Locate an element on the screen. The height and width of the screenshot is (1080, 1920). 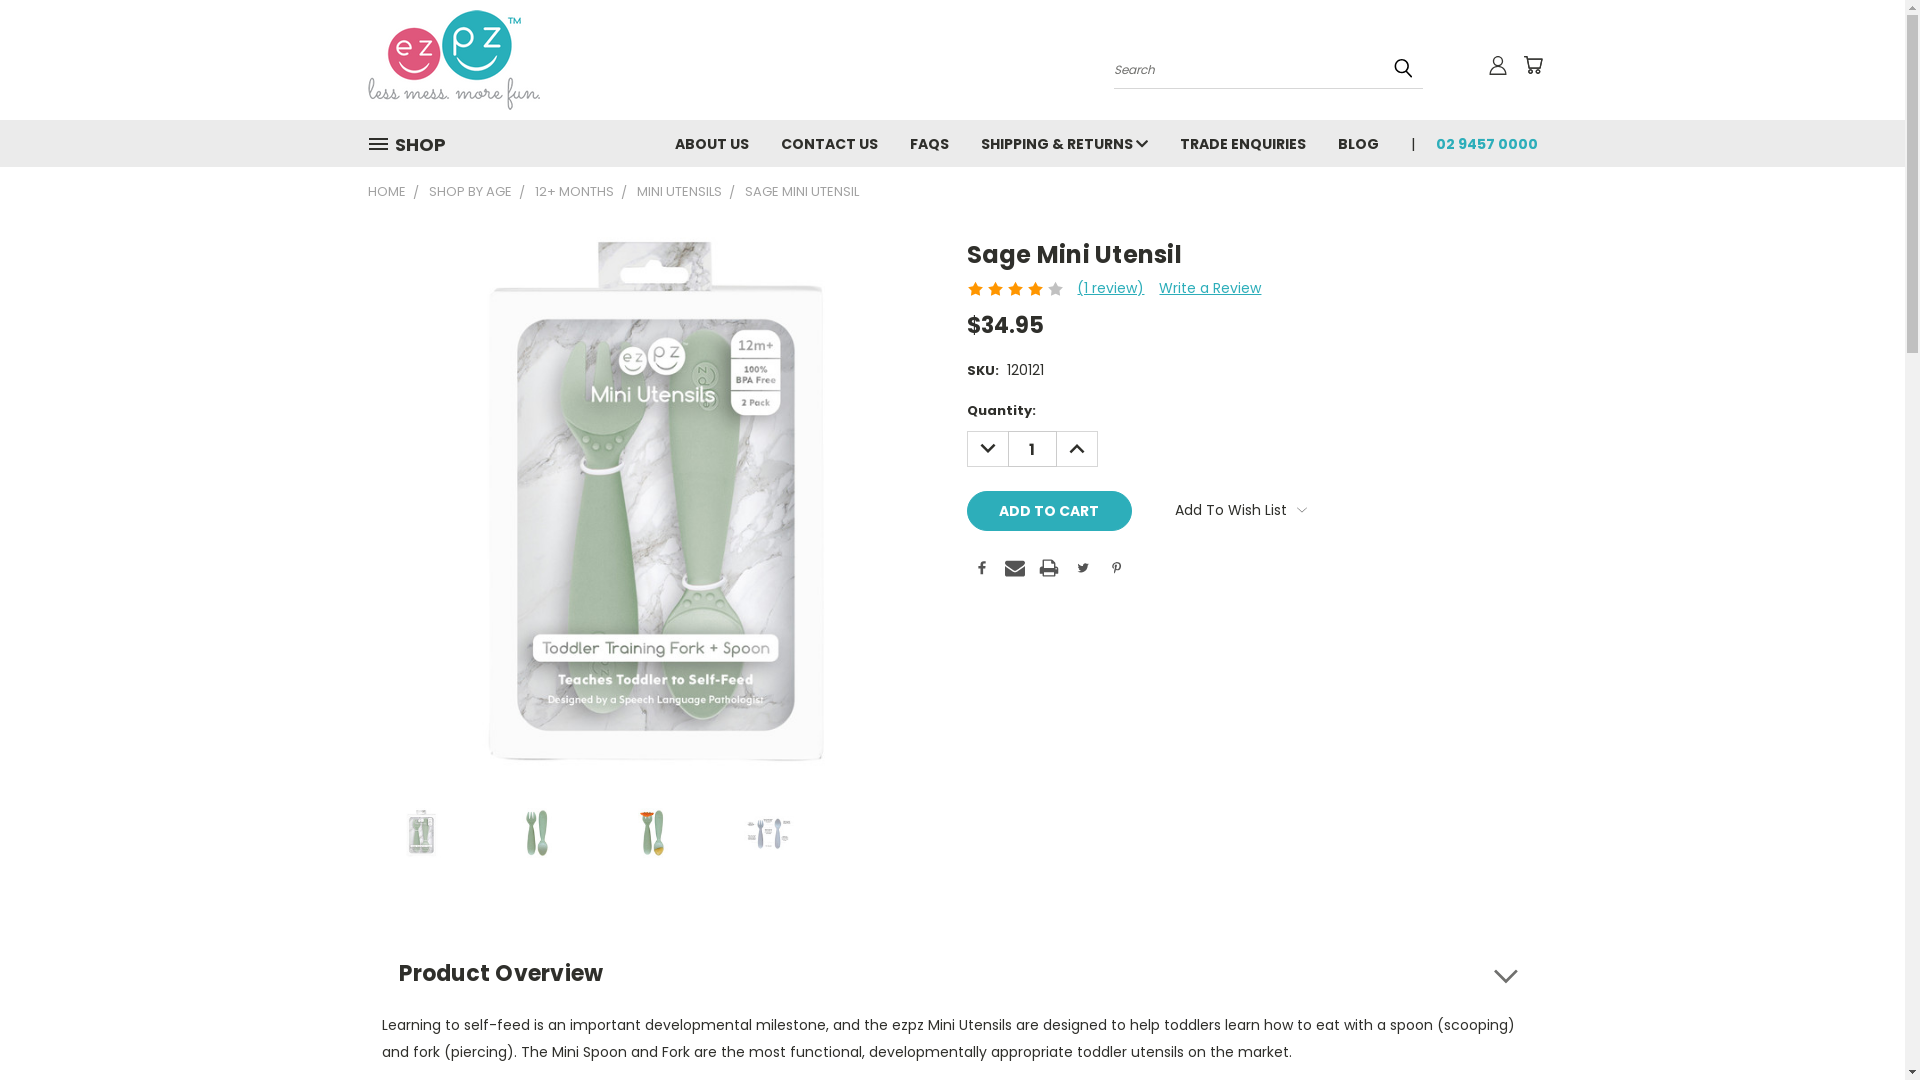
'12+ MONTHS' is located at coordinates (572, 191).